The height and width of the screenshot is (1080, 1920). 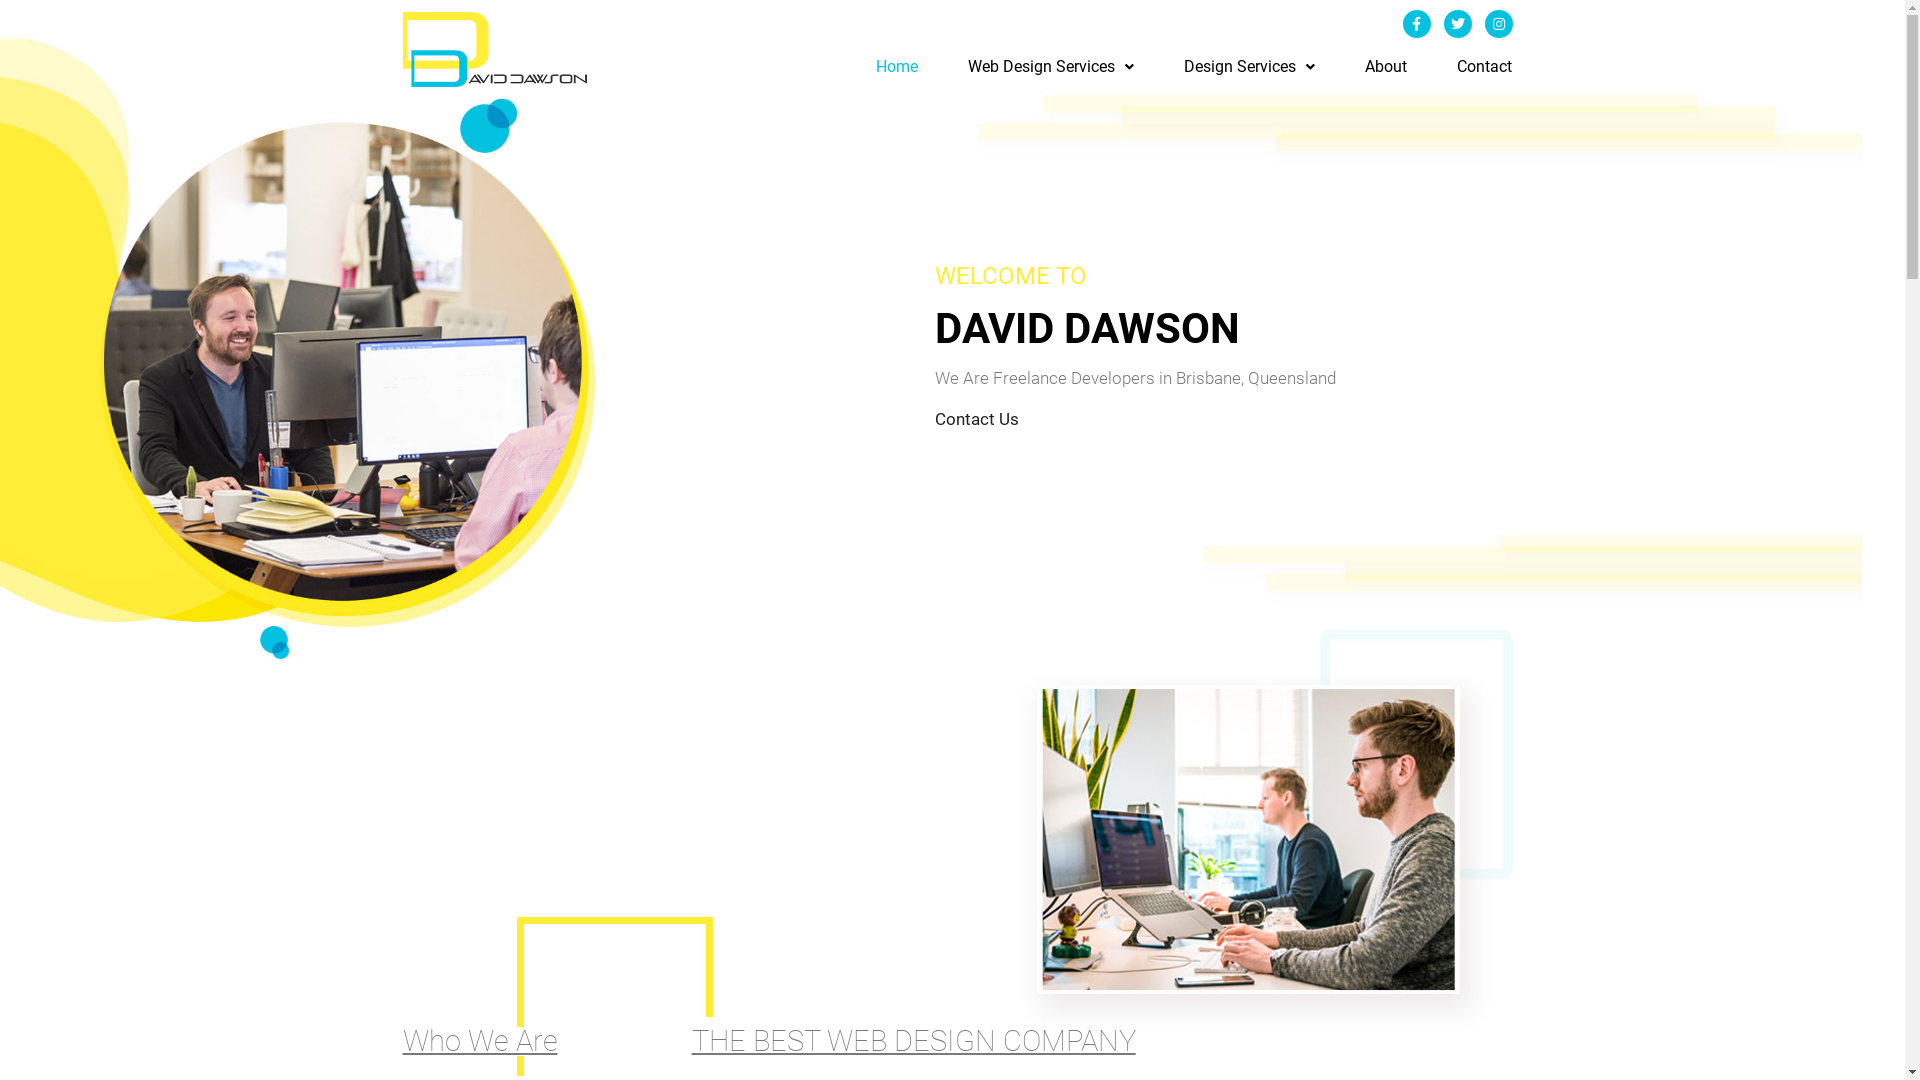 What do you see at coordinates (1050, 65) in the screenshot?
I see `'Web Design Services'` at bounding box center [1050, 65].